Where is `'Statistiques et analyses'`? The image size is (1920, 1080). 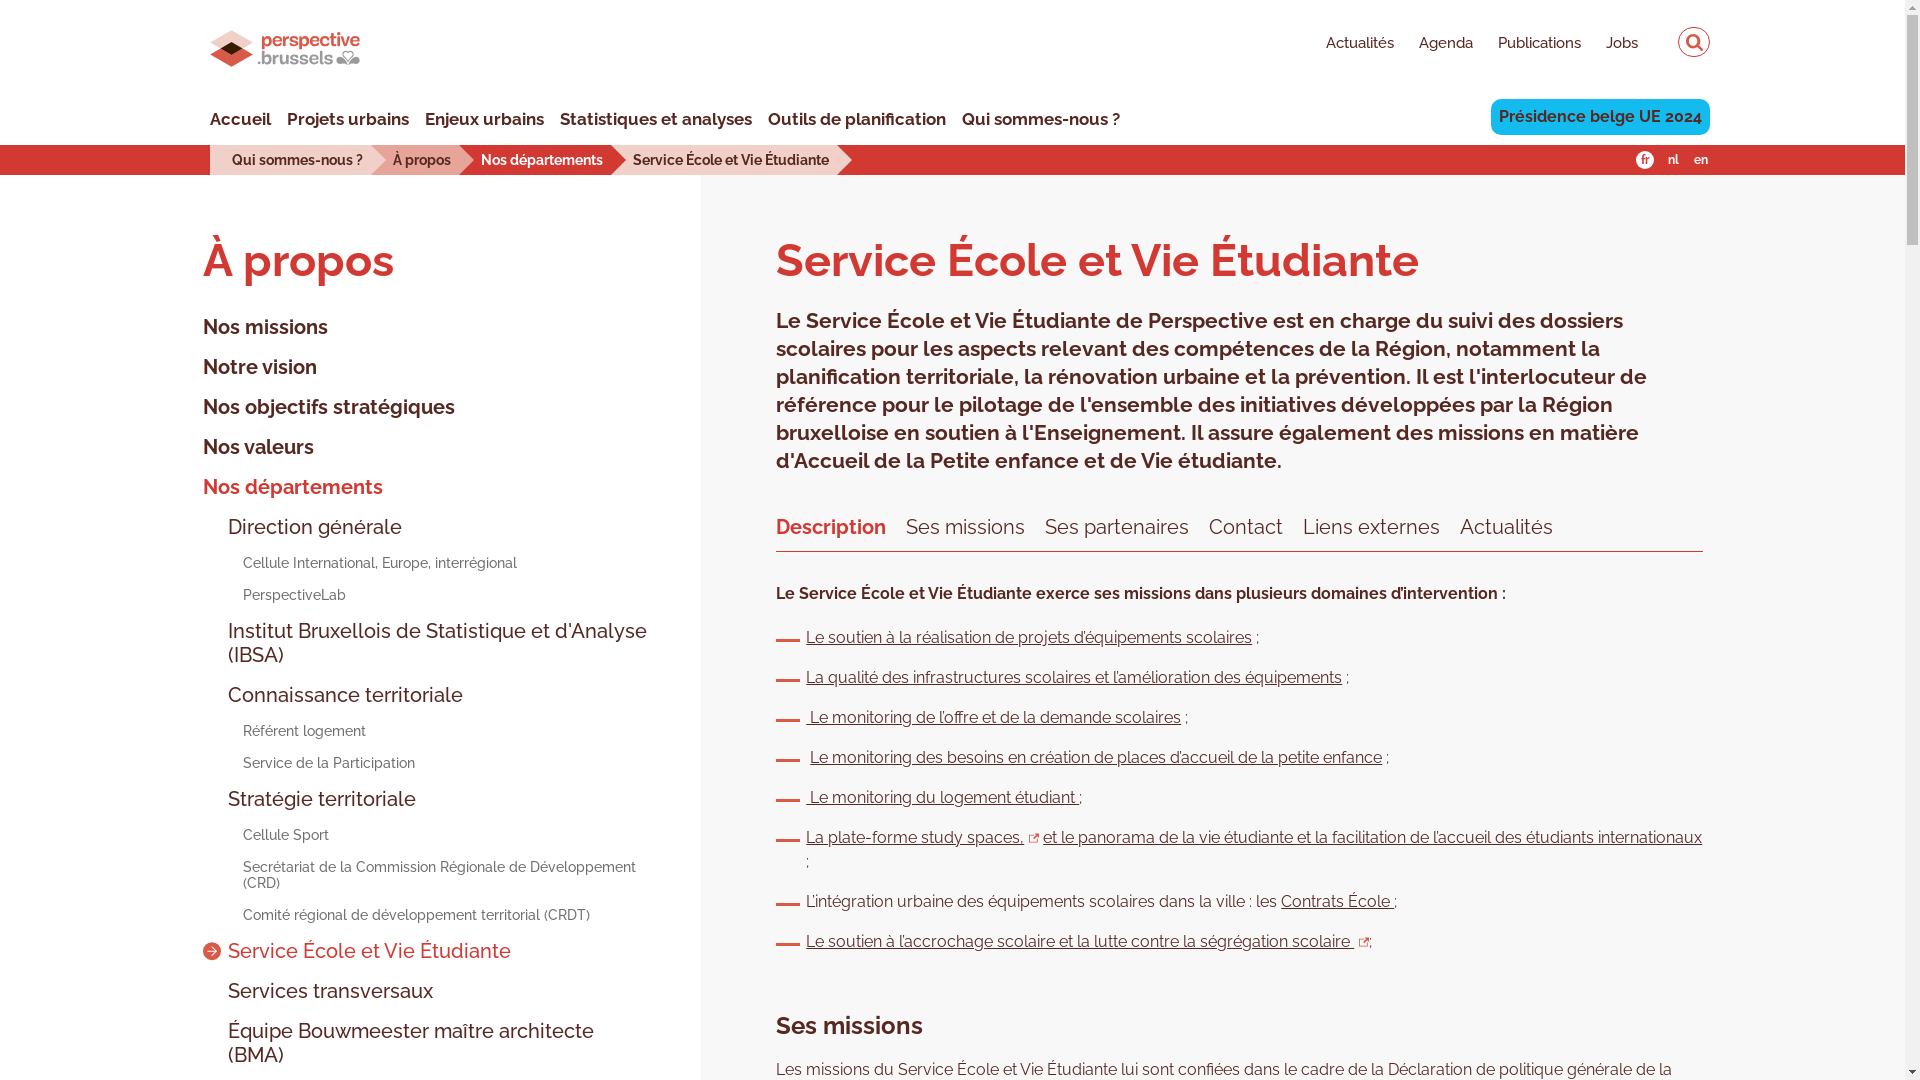
'Statistiques et analyses' is located at coordinates (560, 119).